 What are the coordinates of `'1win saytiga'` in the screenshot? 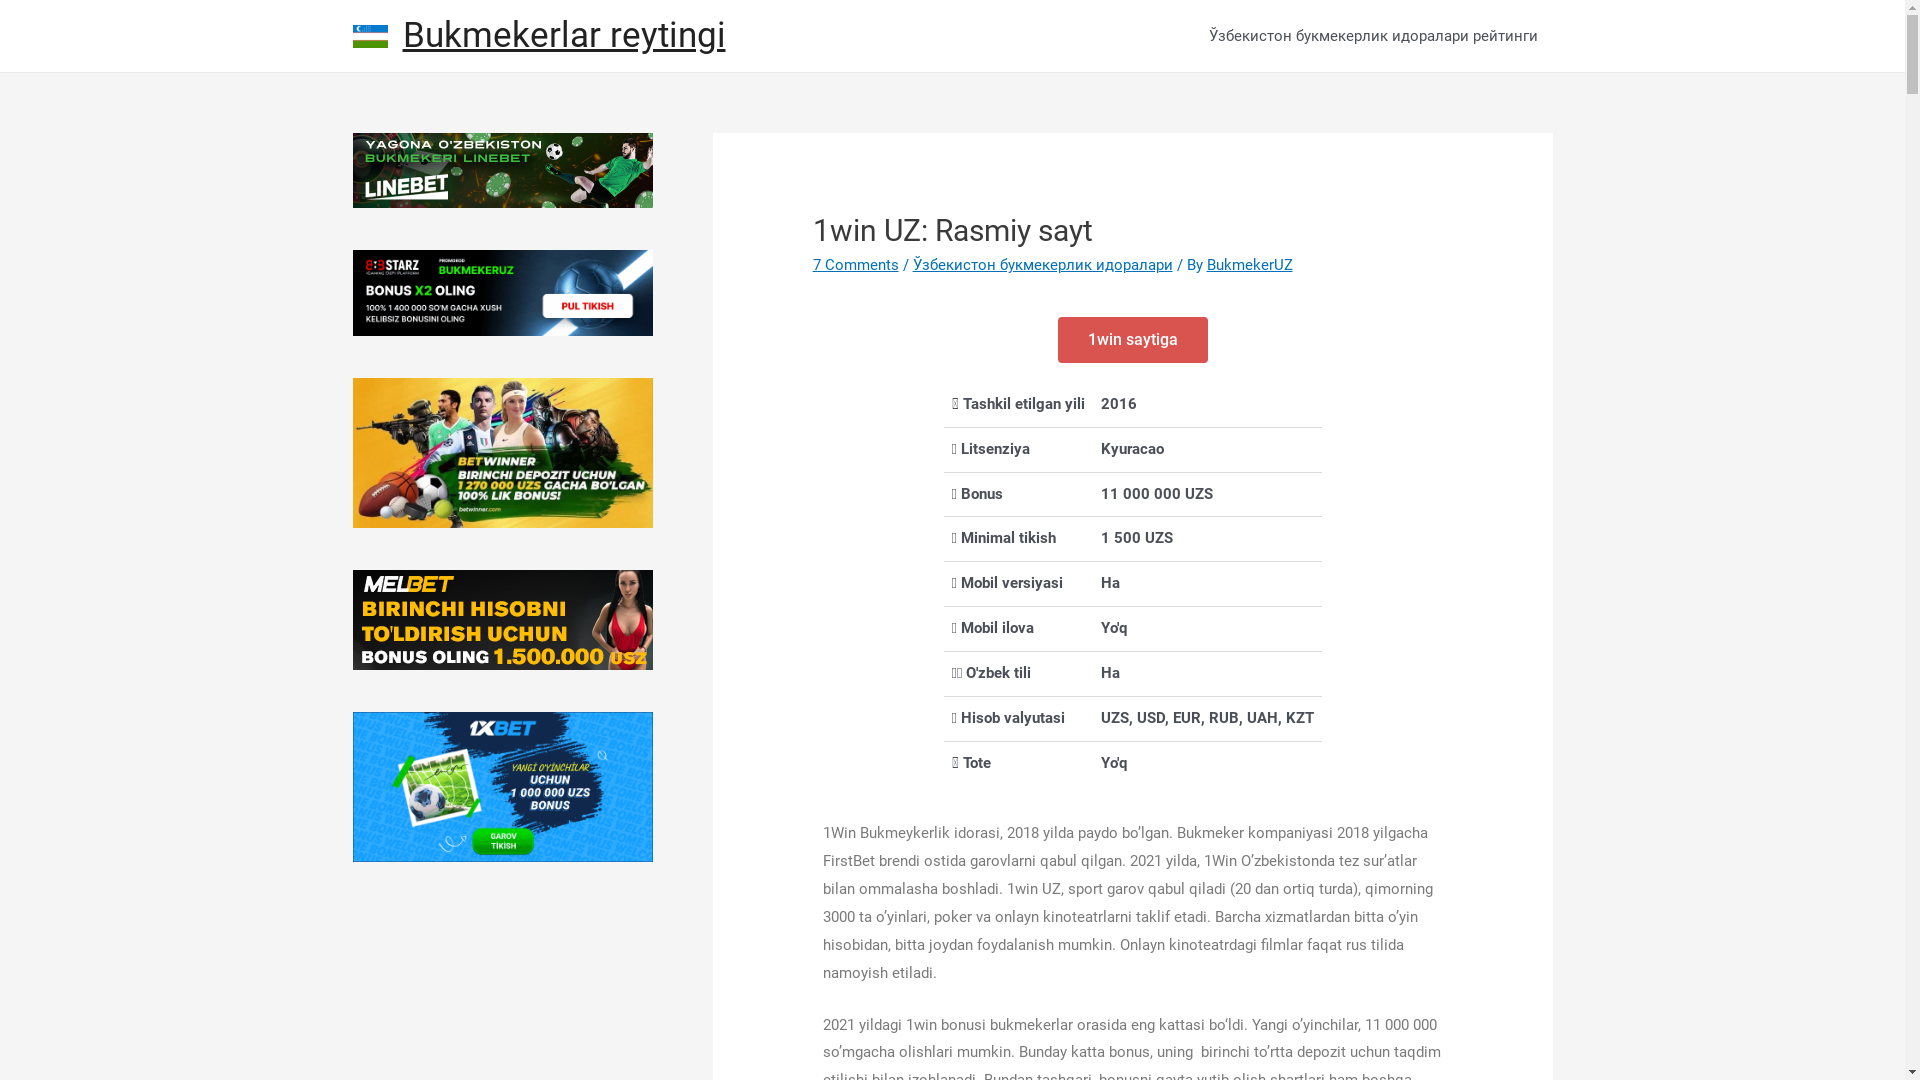 It's located at (1132, 338).